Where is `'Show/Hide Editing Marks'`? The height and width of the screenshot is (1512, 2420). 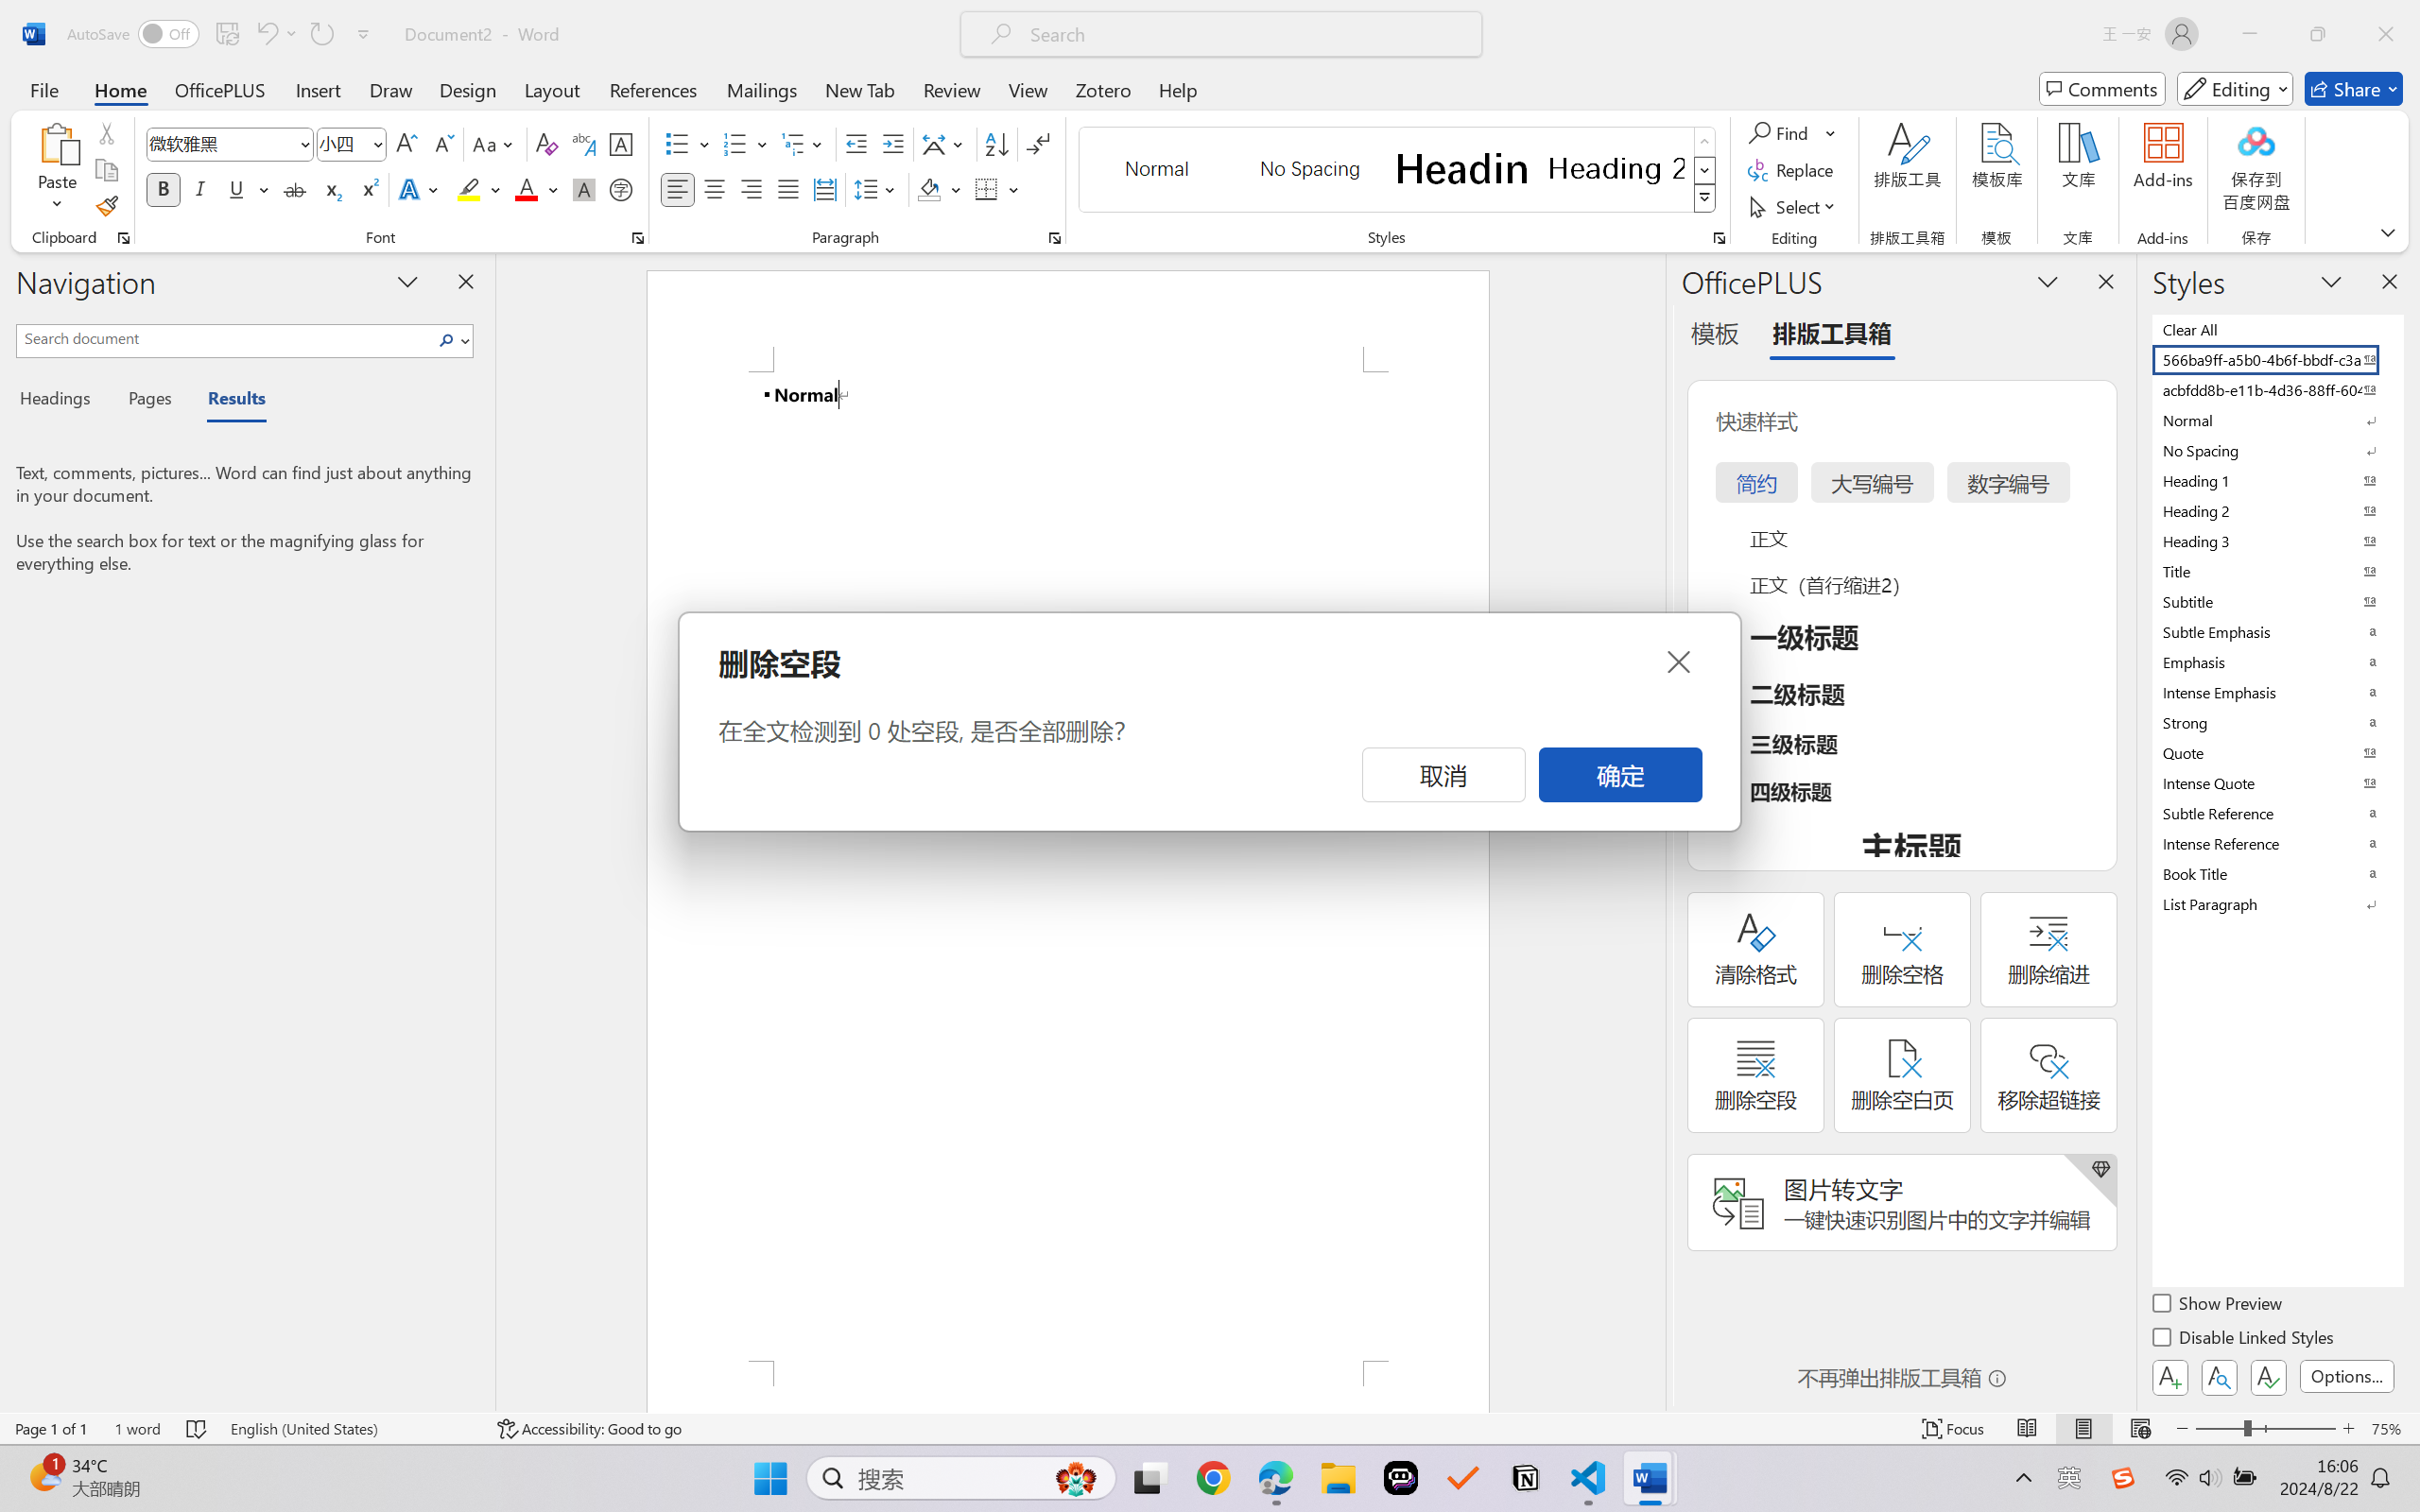
'Show/Hide Editing Marks' is located at coordinates (1037, 144).